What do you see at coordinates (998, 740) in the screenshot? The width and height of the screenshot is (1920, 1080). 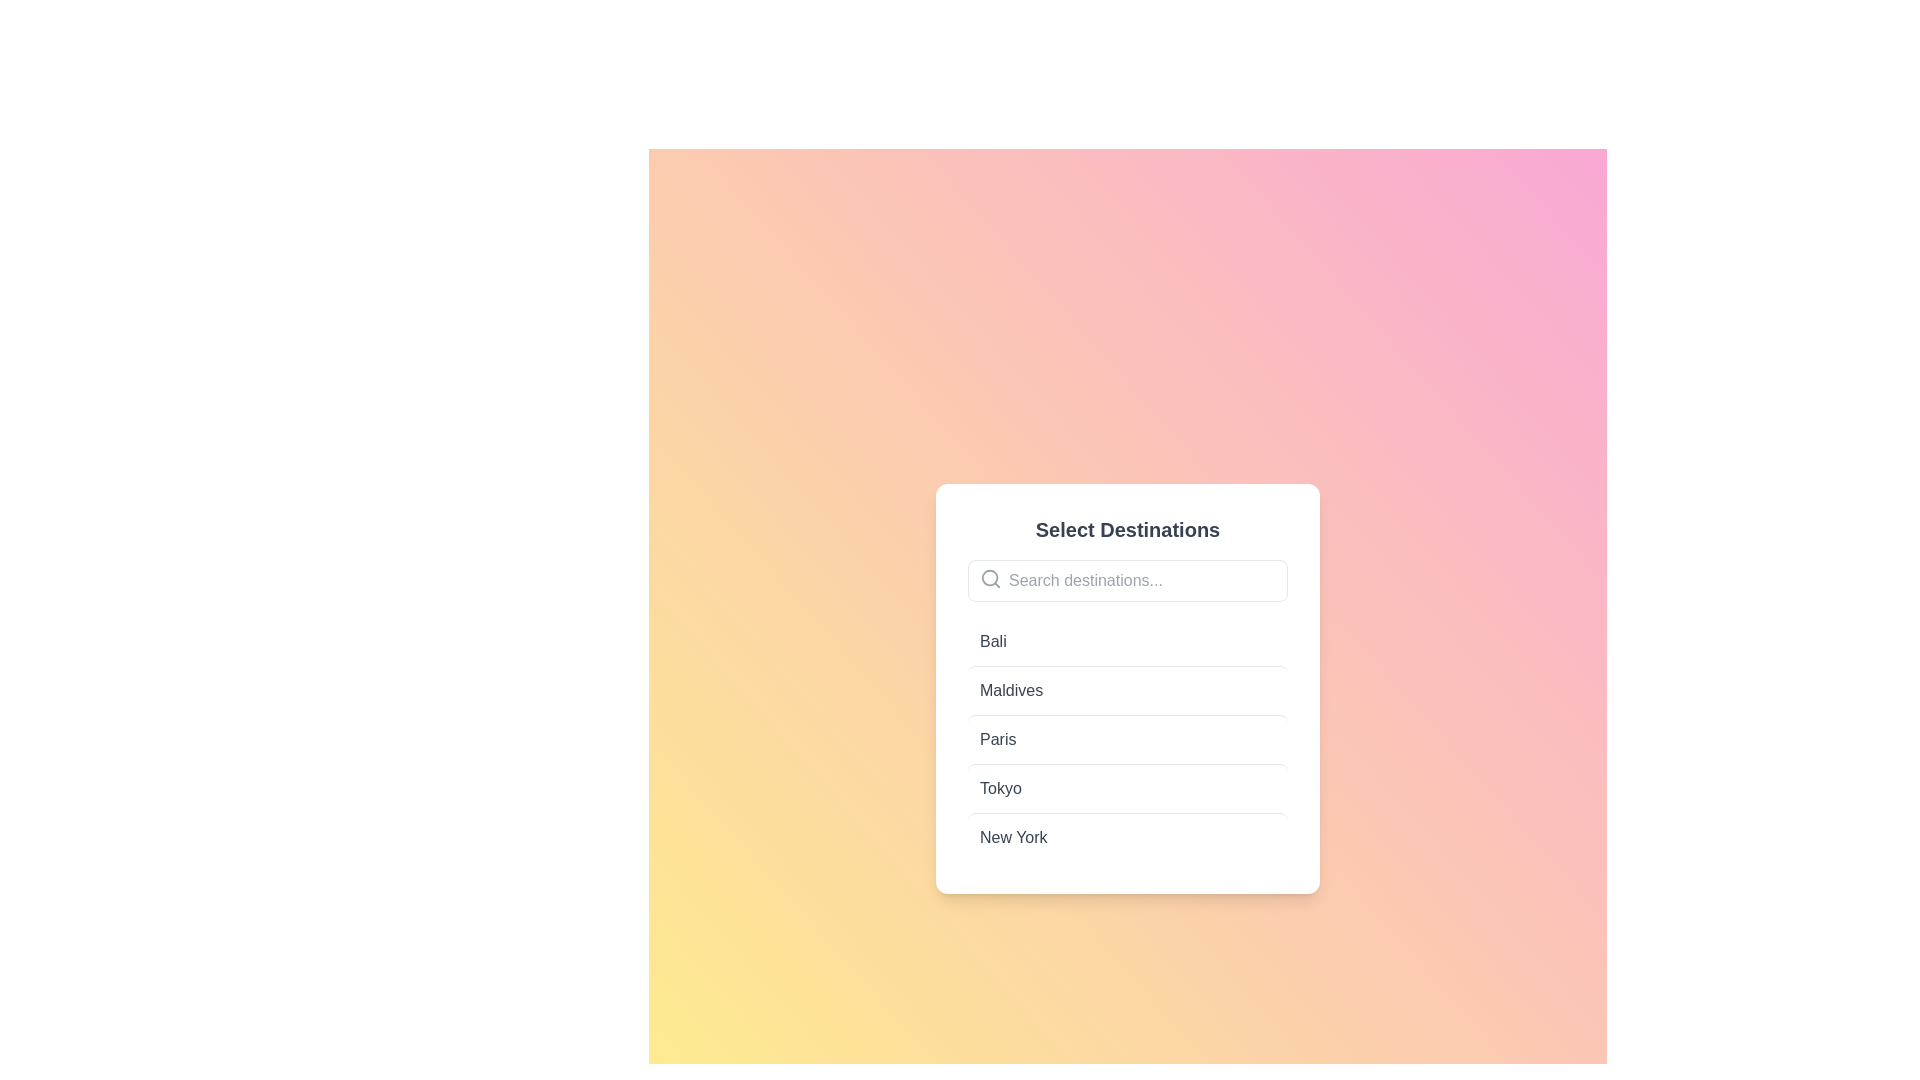 I see `the 'Paris' text label, which identifies the selection within a list of destinations located between 'Maldives' and 'Tokyo' under the header 'Select Destinations'` at bounding box center [998, 740].